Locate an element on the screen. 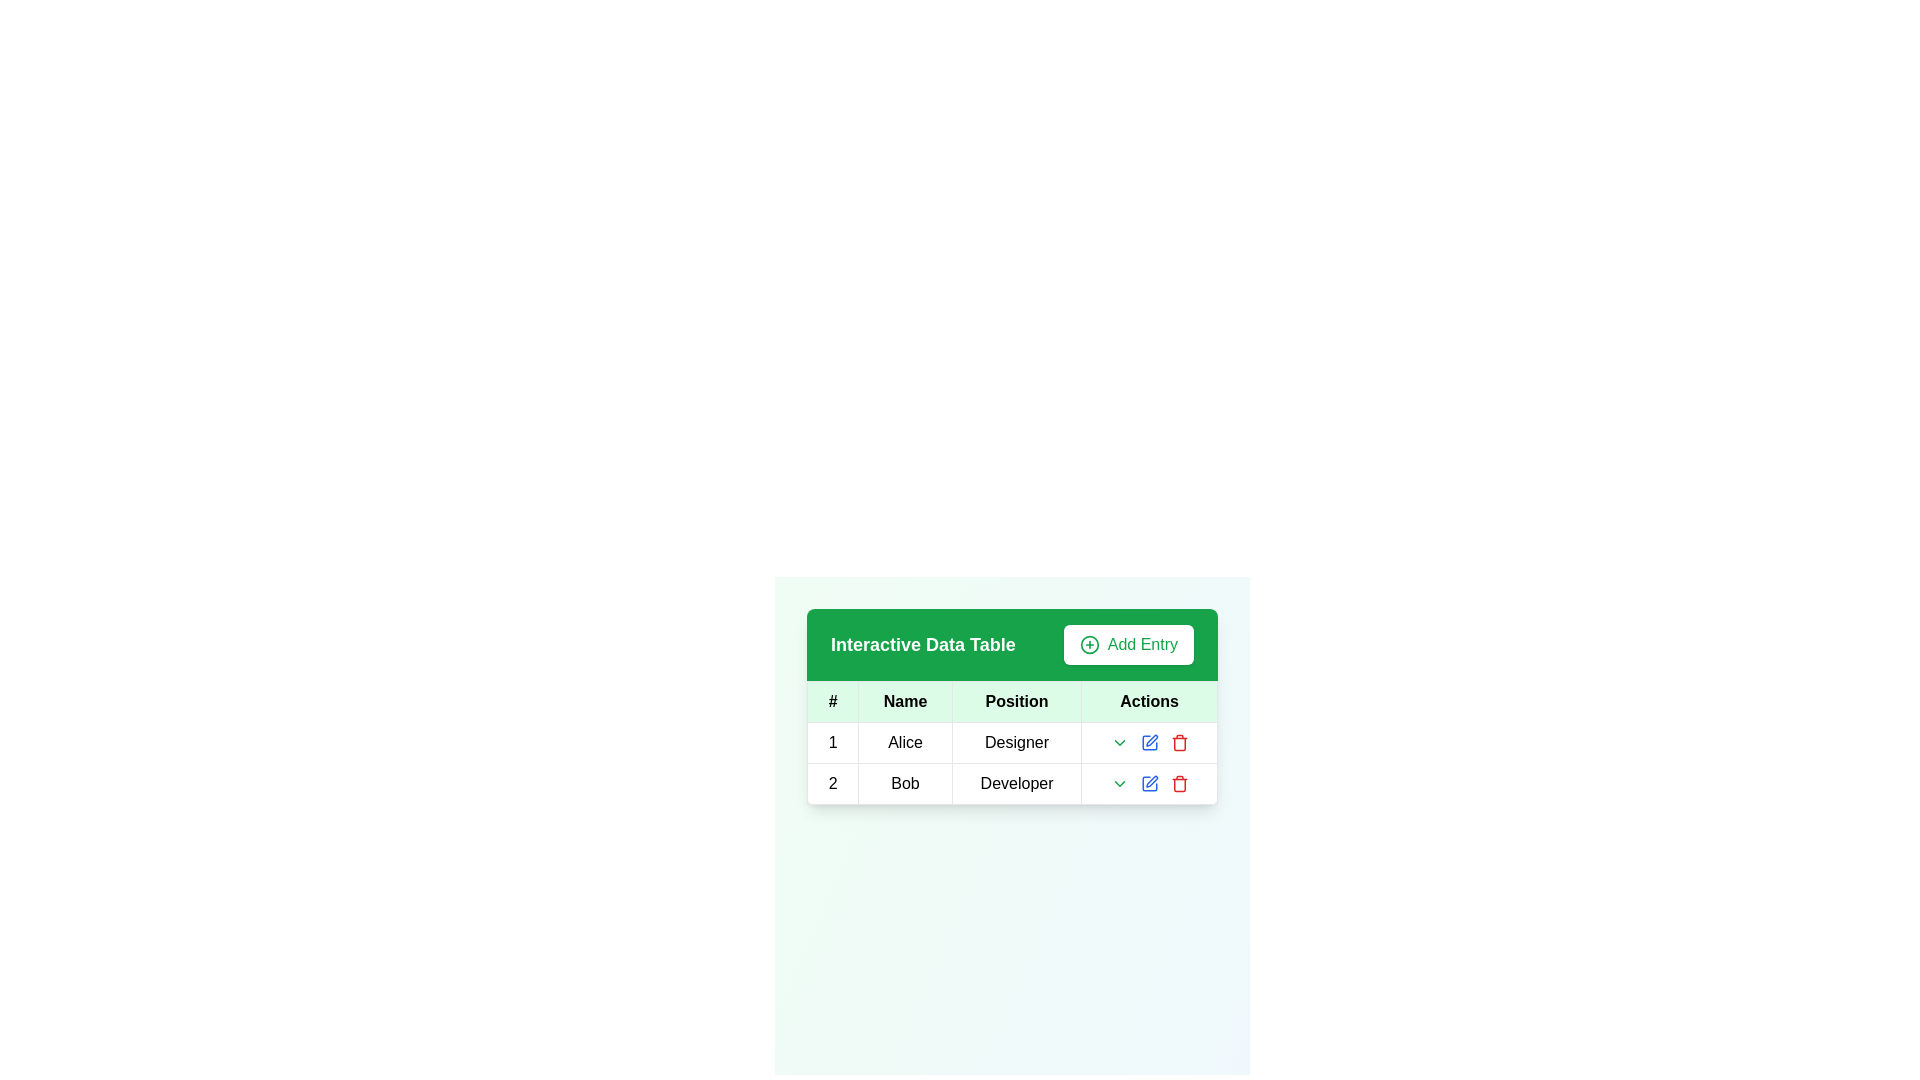 This screenshot has height=1080, width=1920. the text box displaying the sequential number '2', which is located in the first column of the second row of the table under the '# Name Position Actions' header is located at coordinates (833, 782).